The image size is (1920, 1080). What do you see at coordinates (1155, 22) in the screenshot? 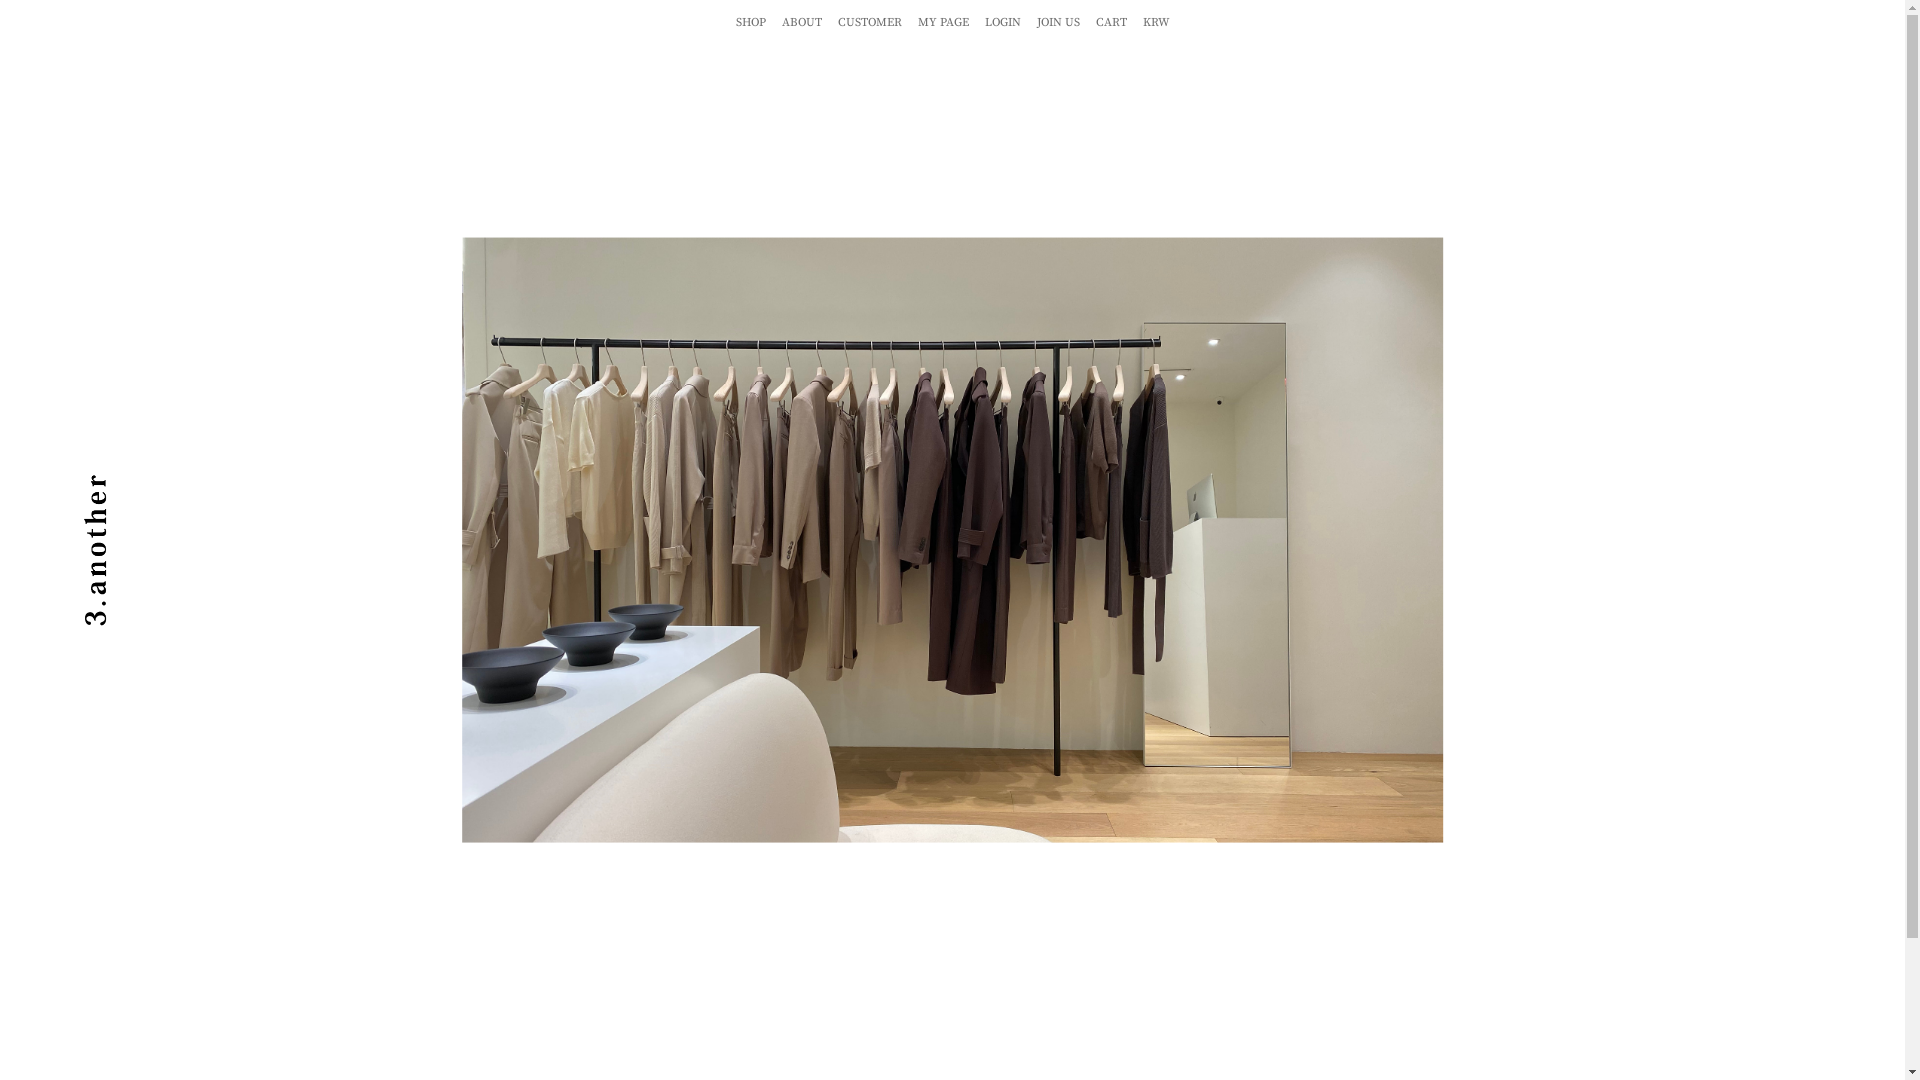
I see `'KRW'` at bounding box center [1155, 22].